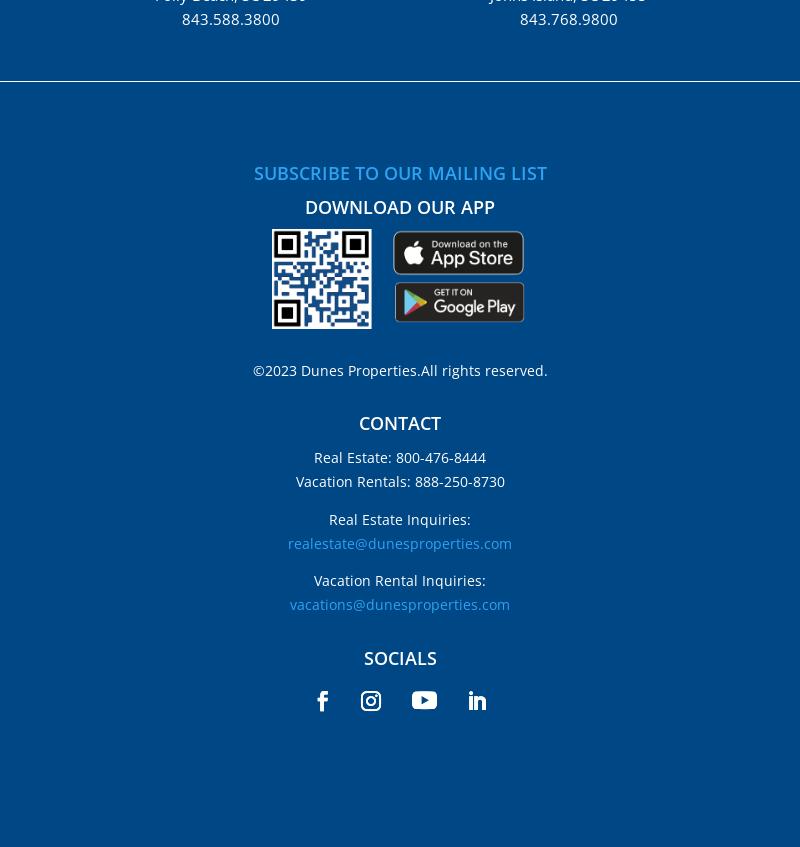  Describe the element at coordinates (398, 481) in the screenshot. I see `'Vacation Rentals: 888-250-8730'` at that location.